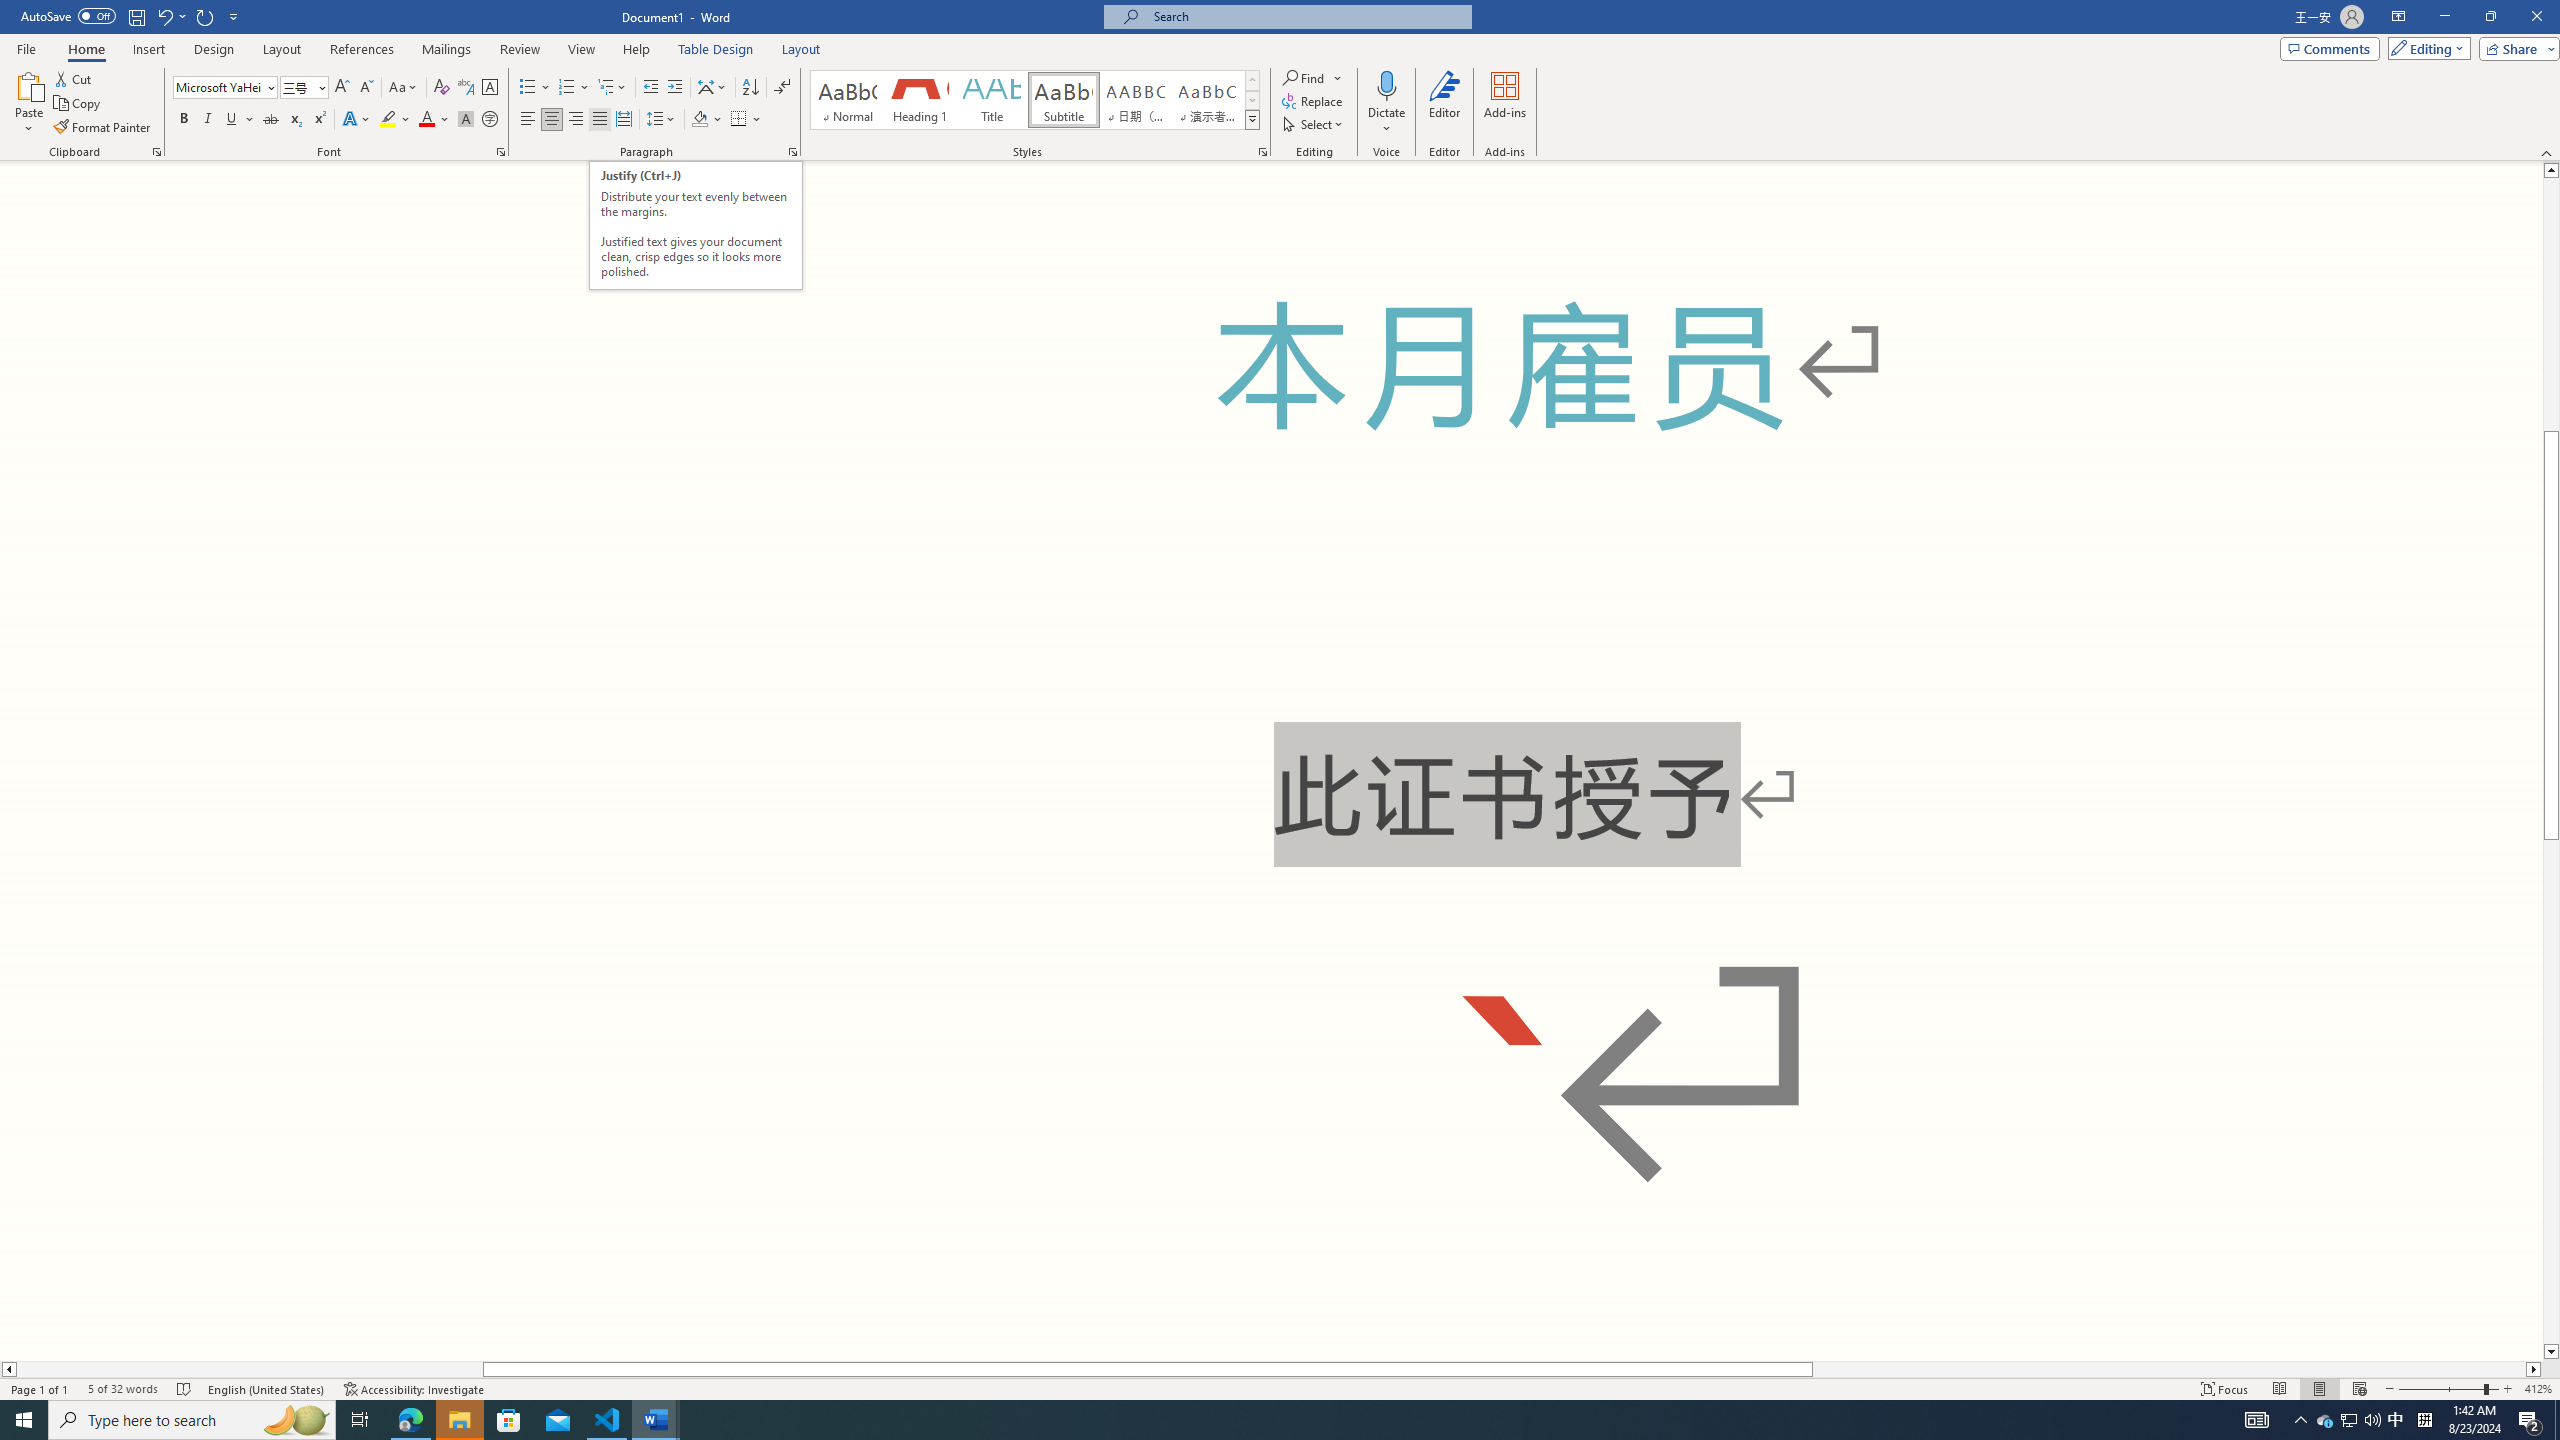  Describe the element at coordinates (464, 87) in the screenshot. I see `'Phonetic Guide...'` at that location.